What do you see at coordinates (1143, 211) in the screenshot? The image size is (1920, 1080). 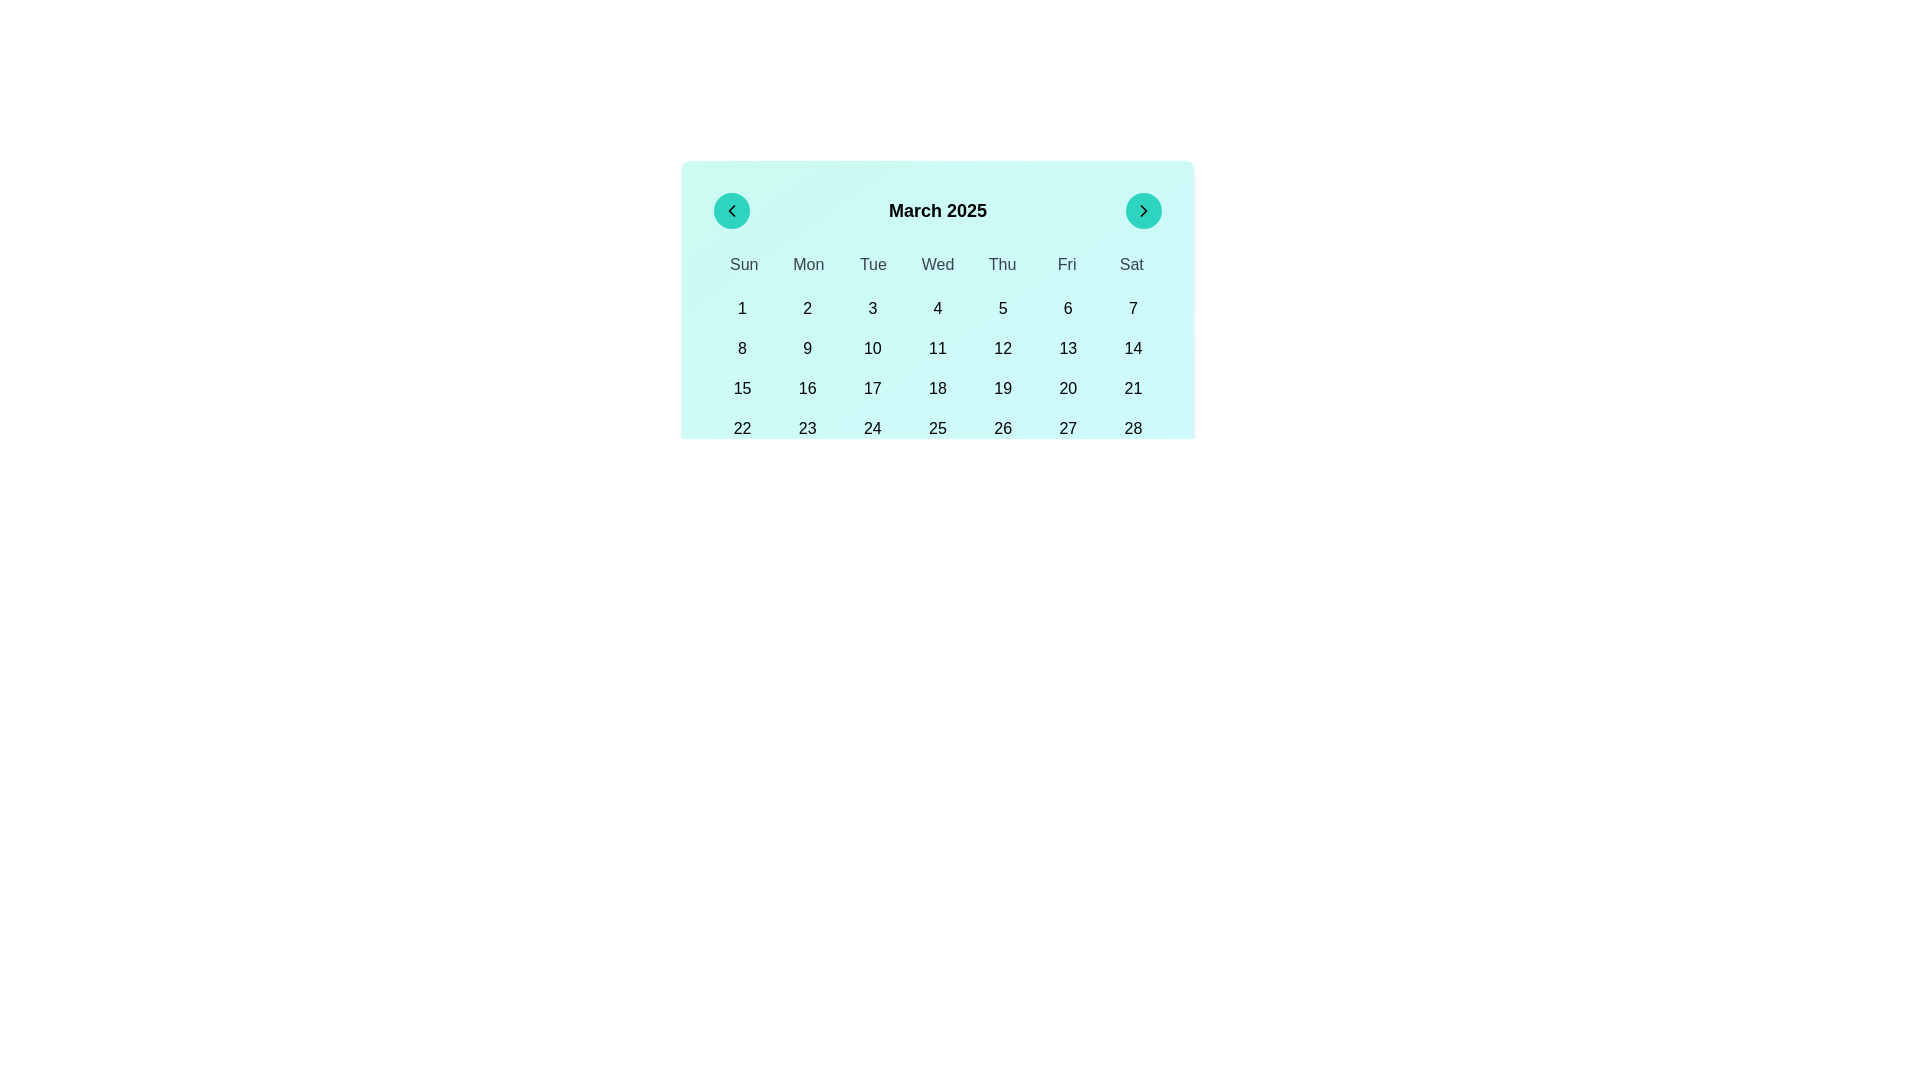 I see `the right arrow chevron icon located within the right circular button at the top-right corner of the calendar interface` at bounding box center [1143, 211].